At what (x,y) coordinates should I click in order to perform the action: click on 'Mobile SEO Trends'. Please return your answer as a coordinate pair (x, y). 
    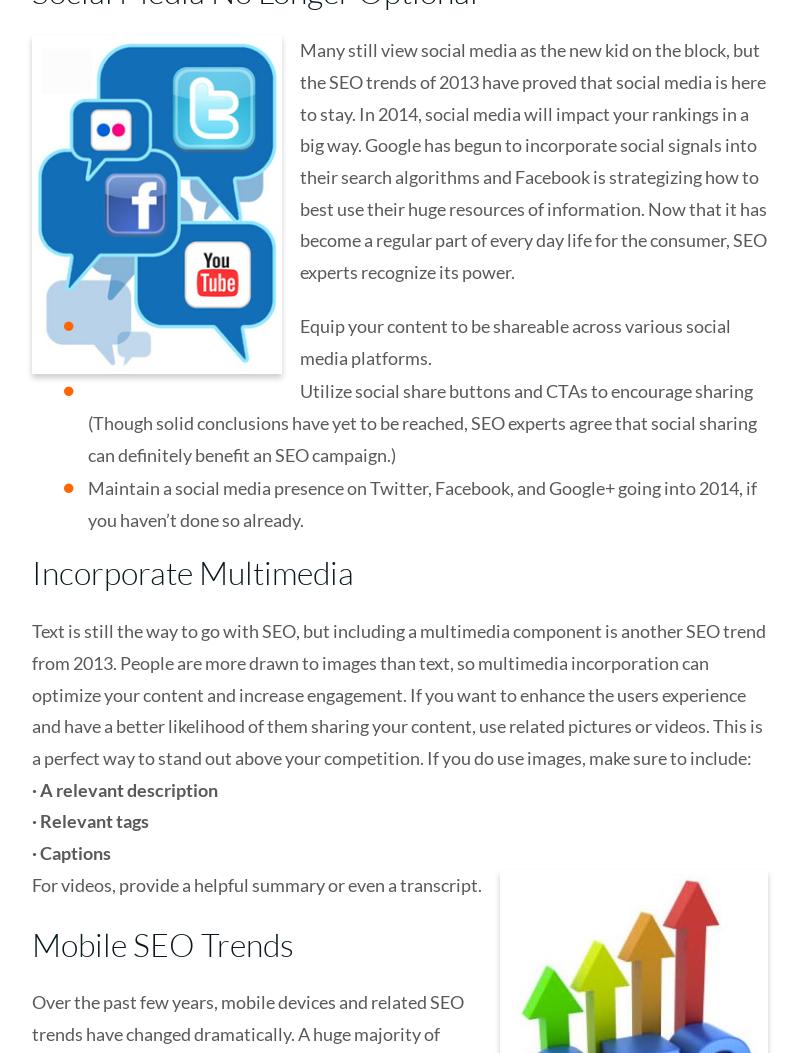
    Looking at the image, I should click on (162, 942).